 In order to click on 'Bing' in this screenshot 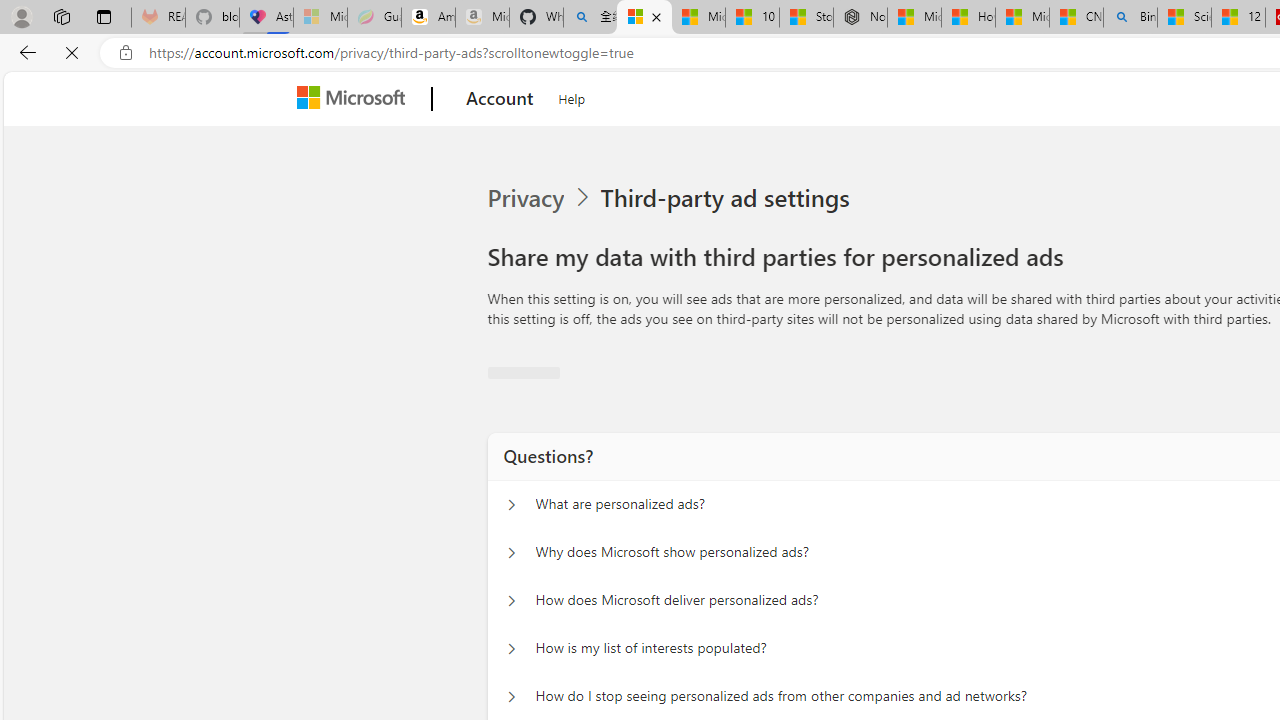, I will do `click(1130, 17)`.